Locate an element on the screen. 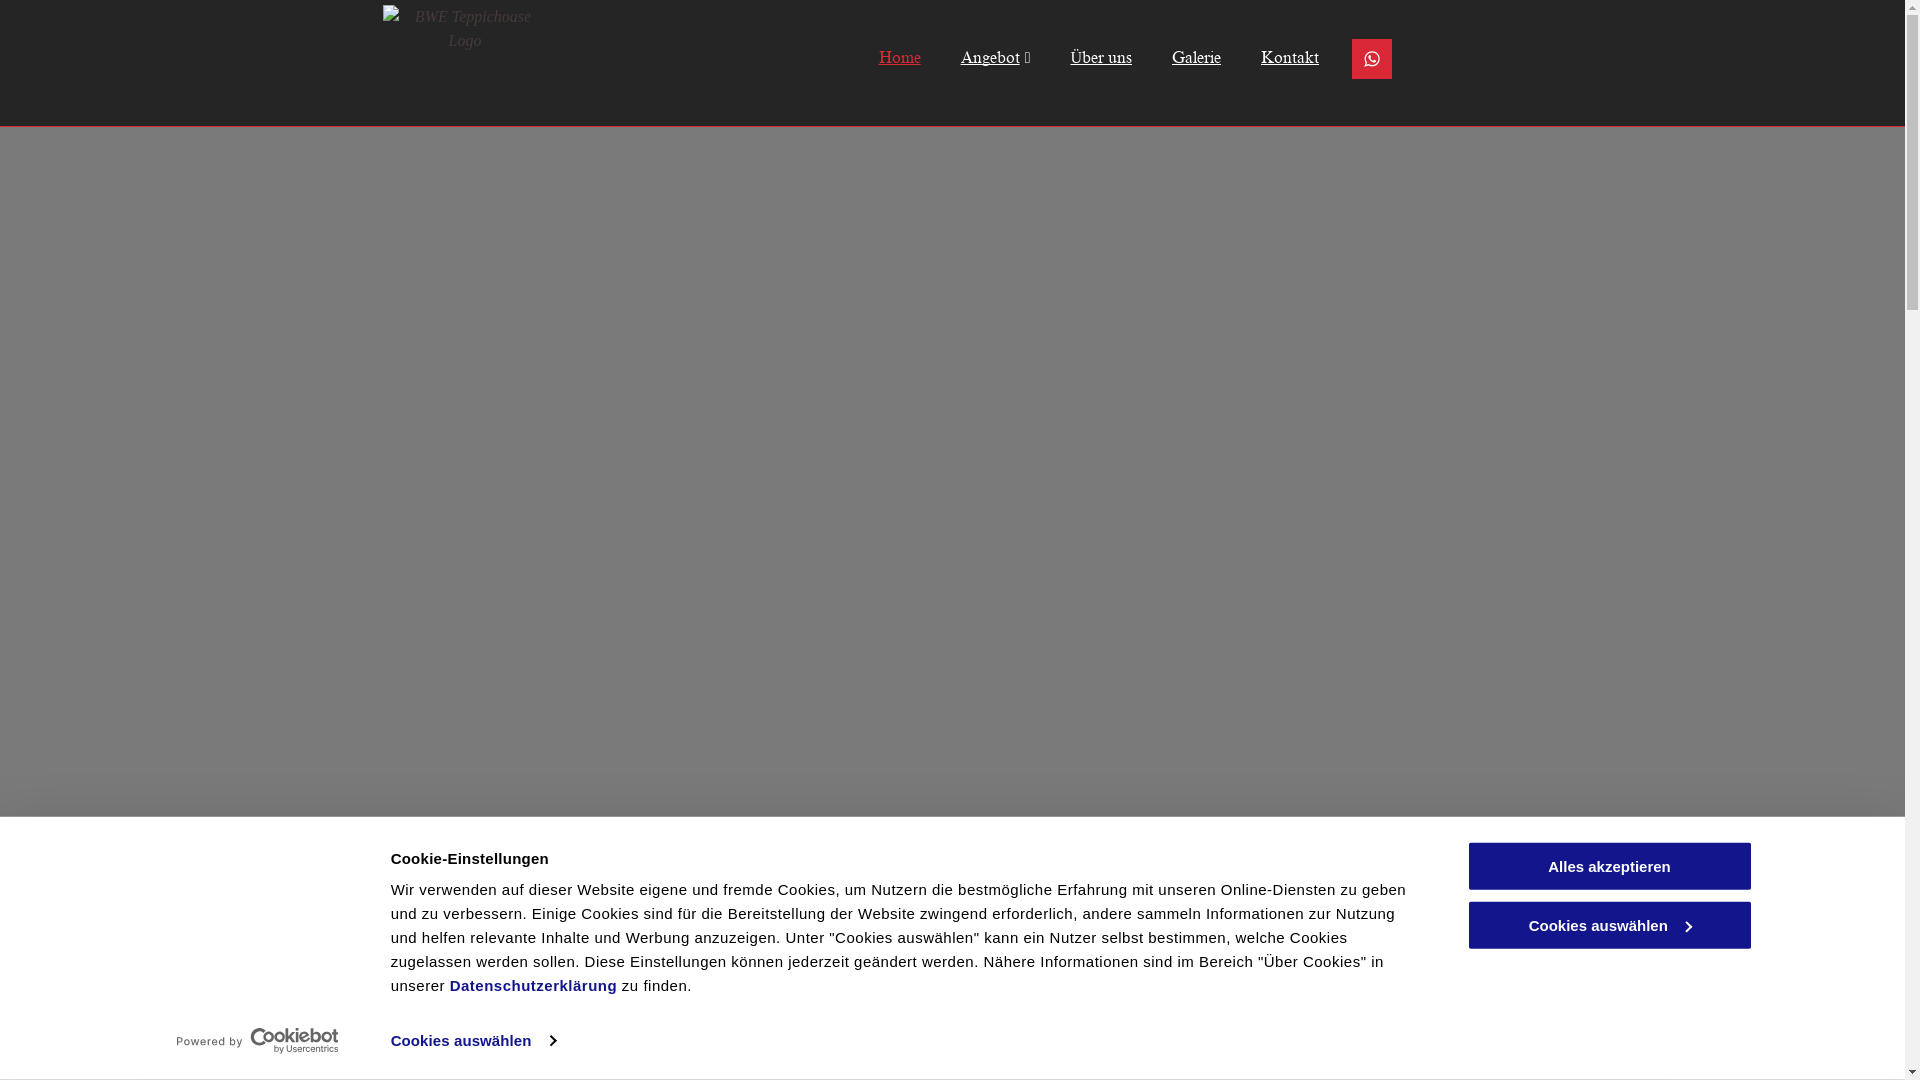 The image size is (1920, 1080). 'Galerie' is located at coordinates (1176, 56).